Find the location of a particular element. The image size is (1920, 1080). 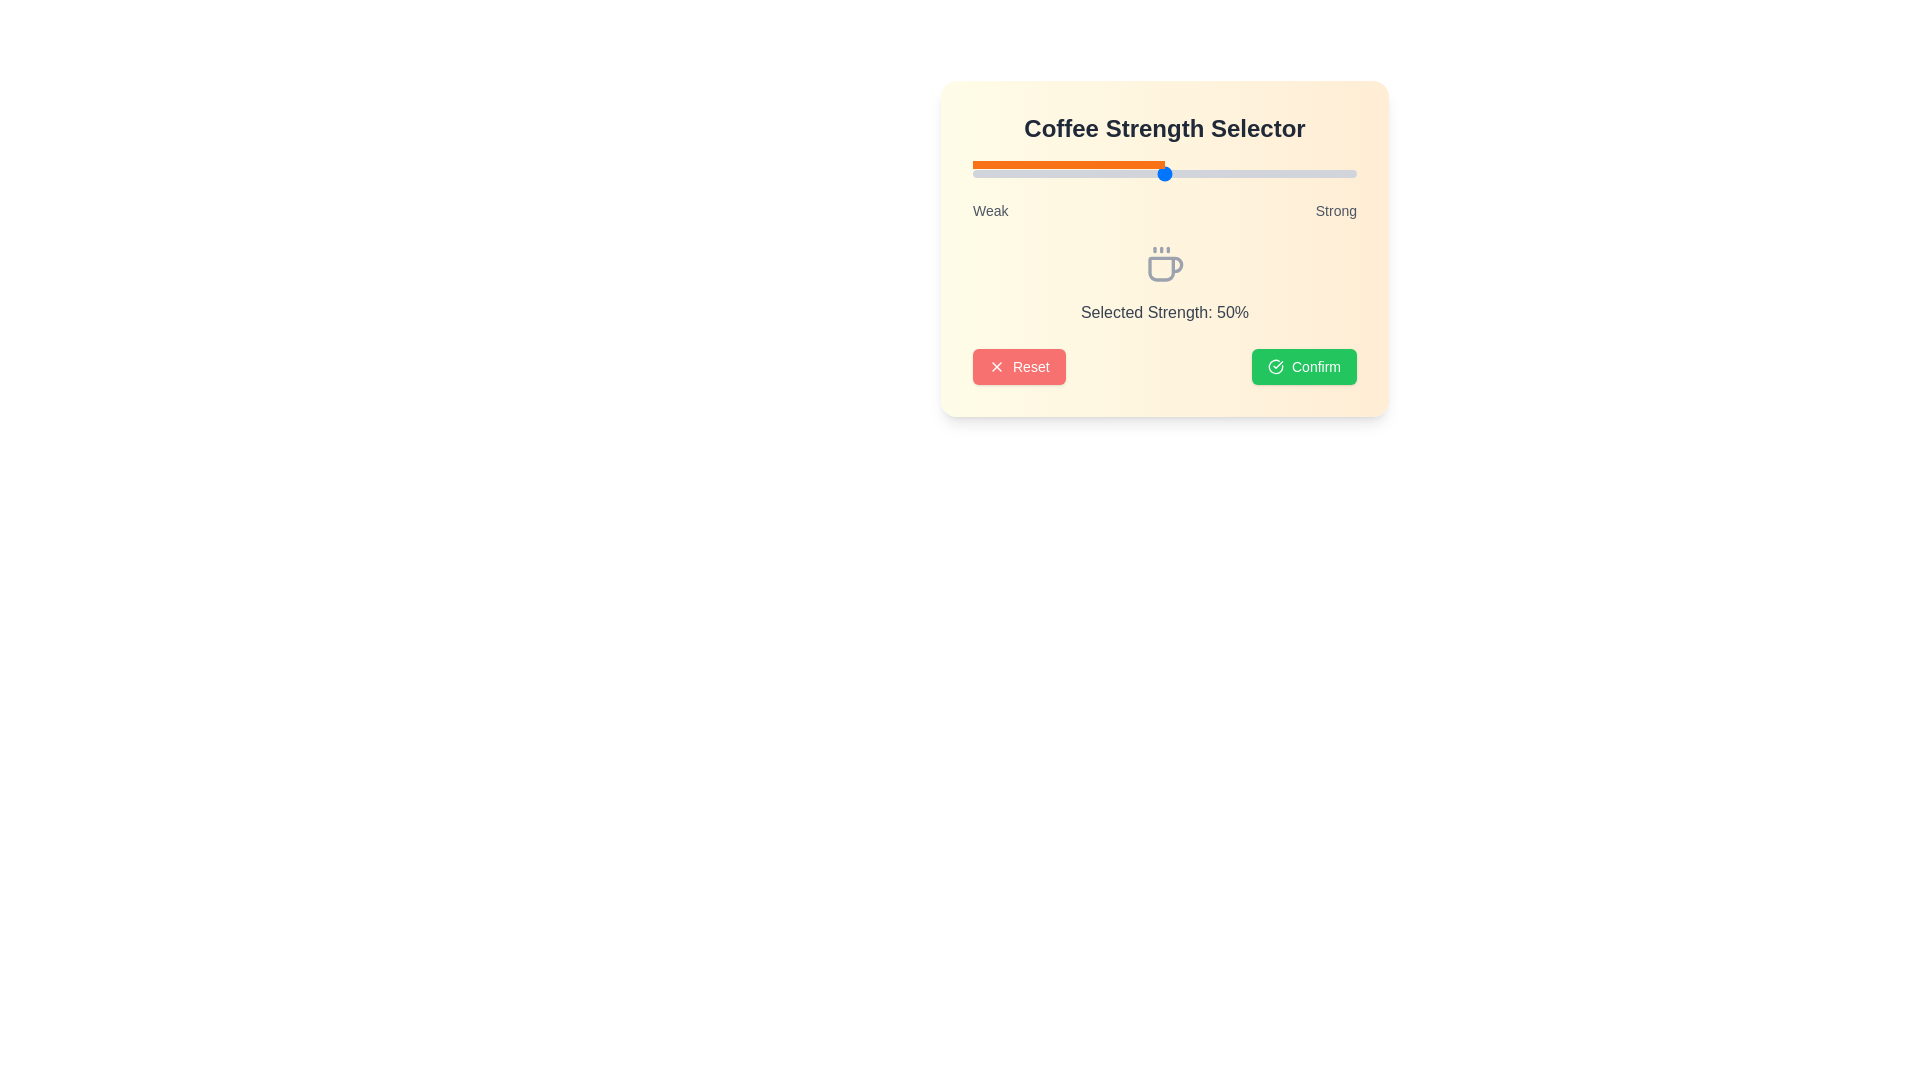

the coffee strength is located at coordinates (1345, 172).